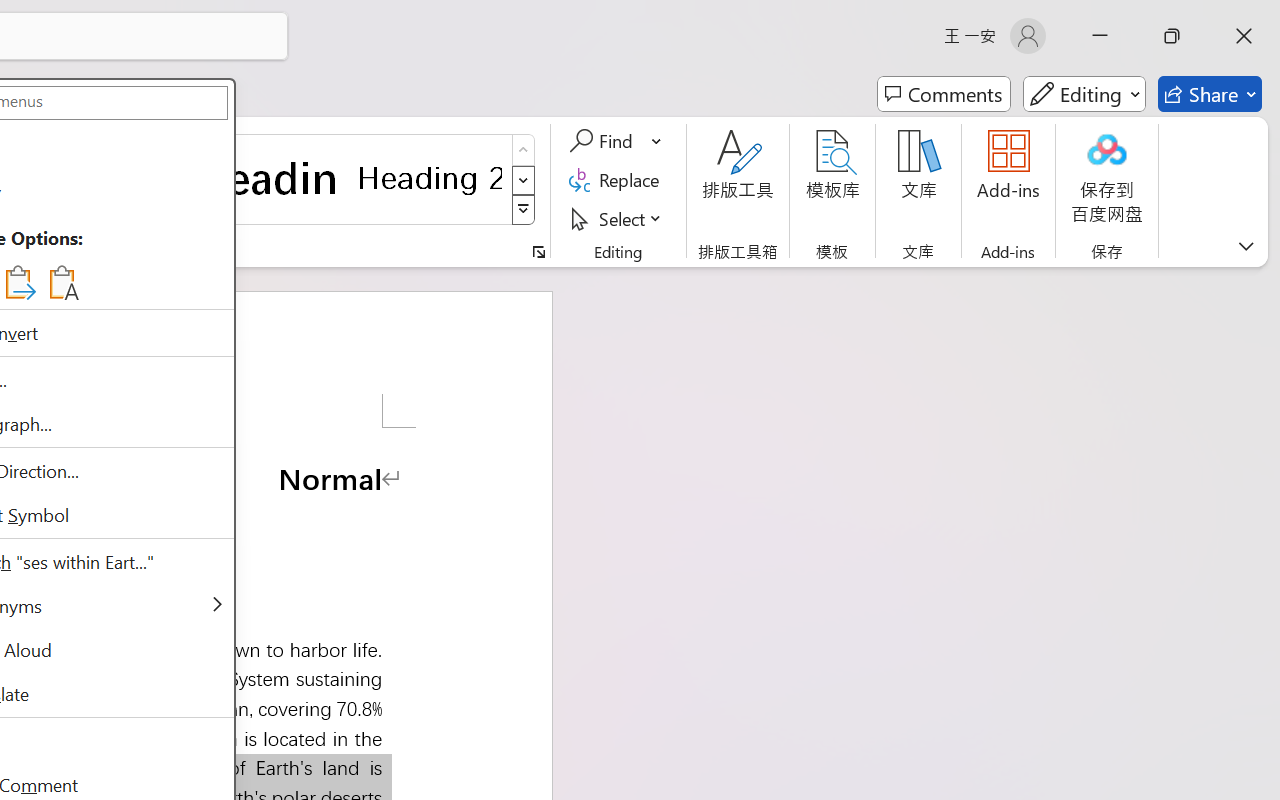 This screenshot has height=800, width=1280. Describe the element at coordinates (538, 251) in the screenshot. I see `'Styles...'` at that location.